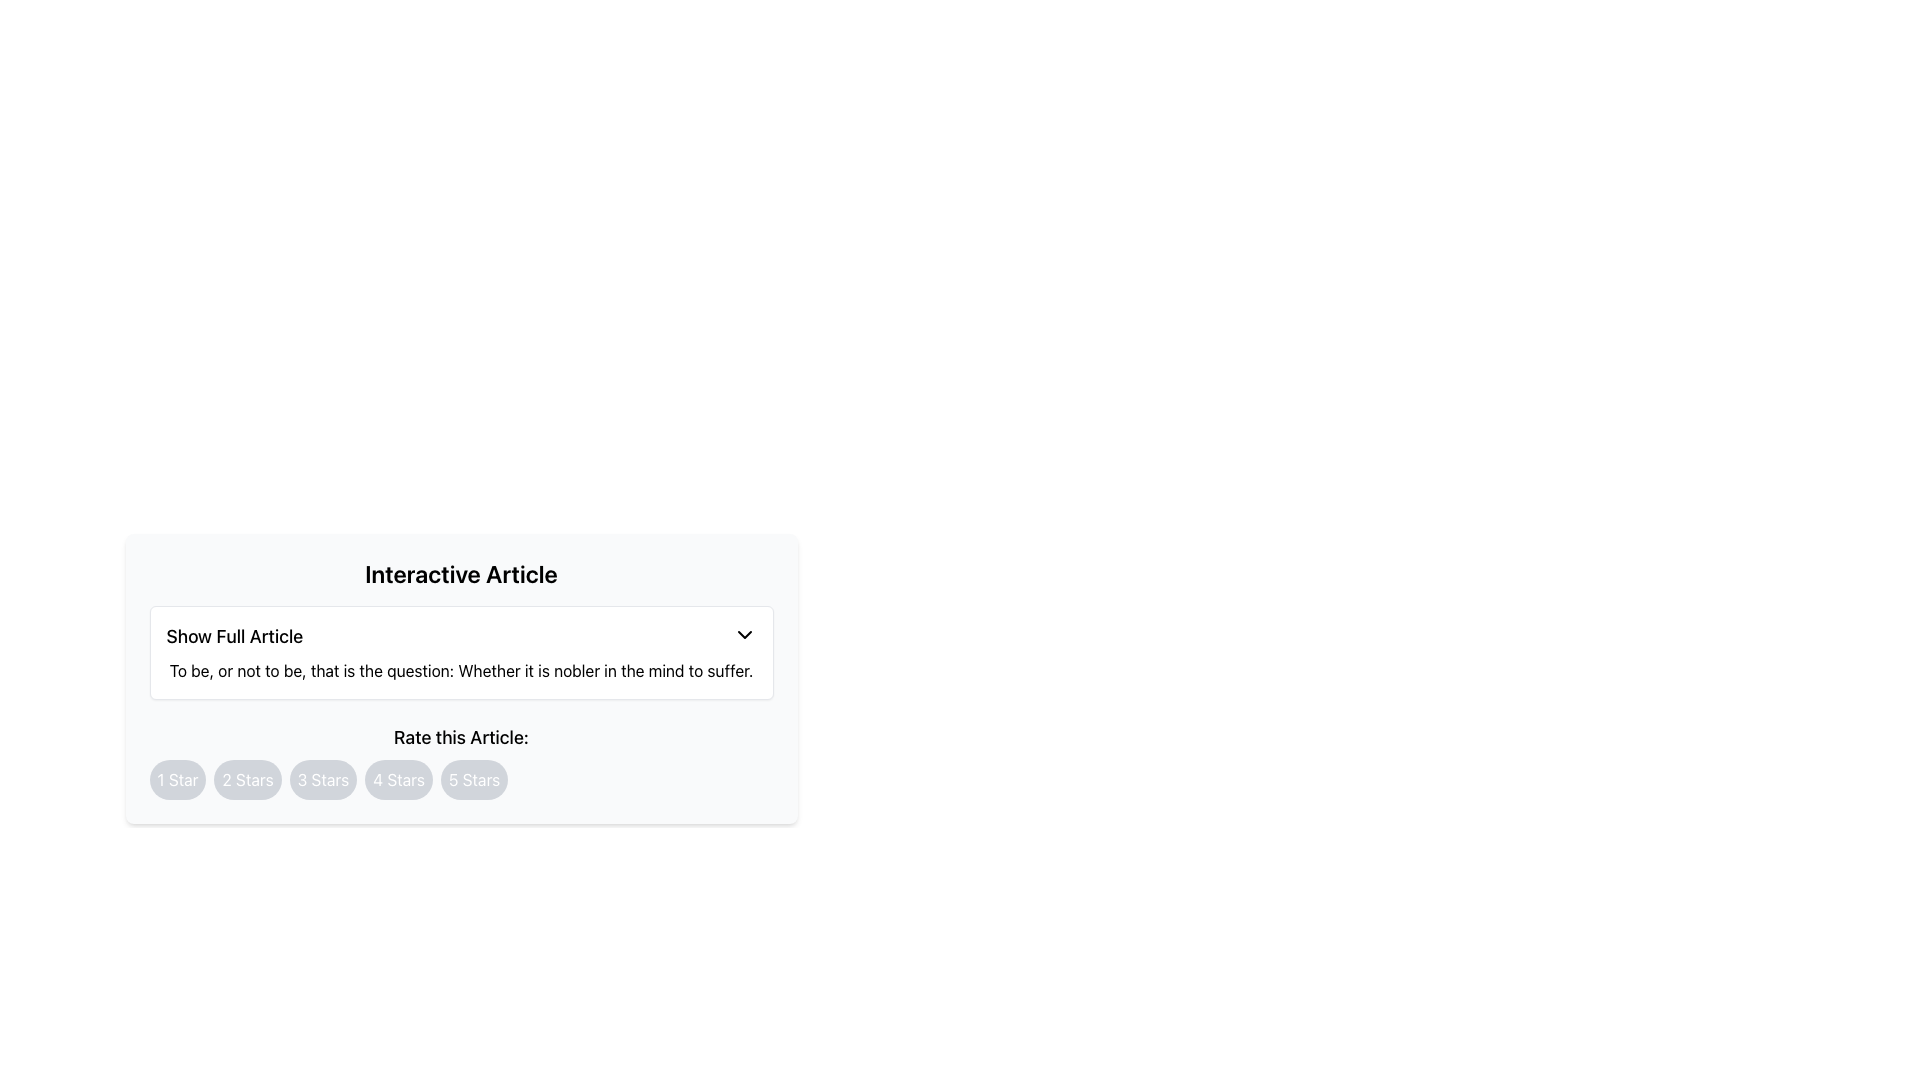 This screenshot has width=1920, height=1080. What do you see at coordinates (473, 778) in the screenshot?
I see `the fifth button in the horizontal row of rating buttons to assign a '5-star' rating to the article, indicating high approval or satisfaction with the content` at bounding box center [473, 778].